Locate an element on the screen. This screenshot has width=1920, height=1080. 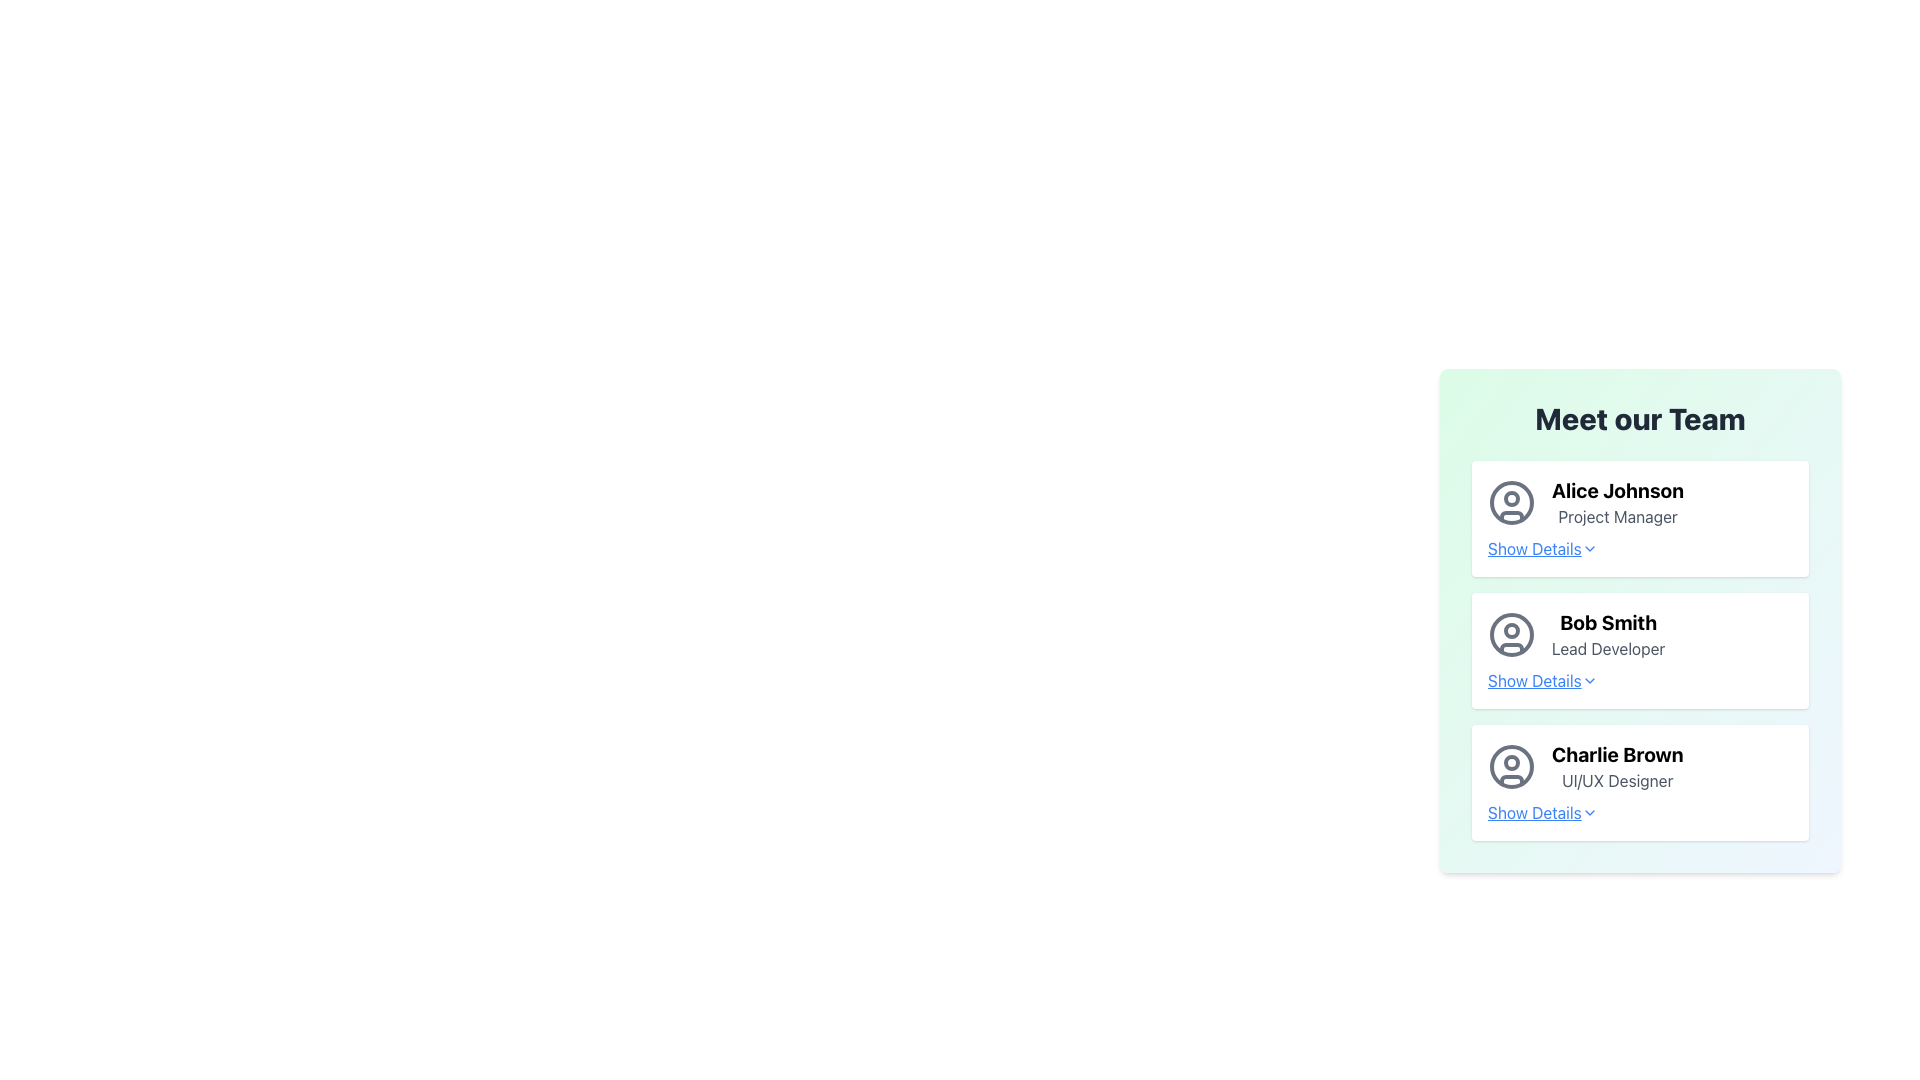
the 'Show Details' hyperlink below 'Alice Johnson - Project Manager' is located at coordinates (1541, 548).